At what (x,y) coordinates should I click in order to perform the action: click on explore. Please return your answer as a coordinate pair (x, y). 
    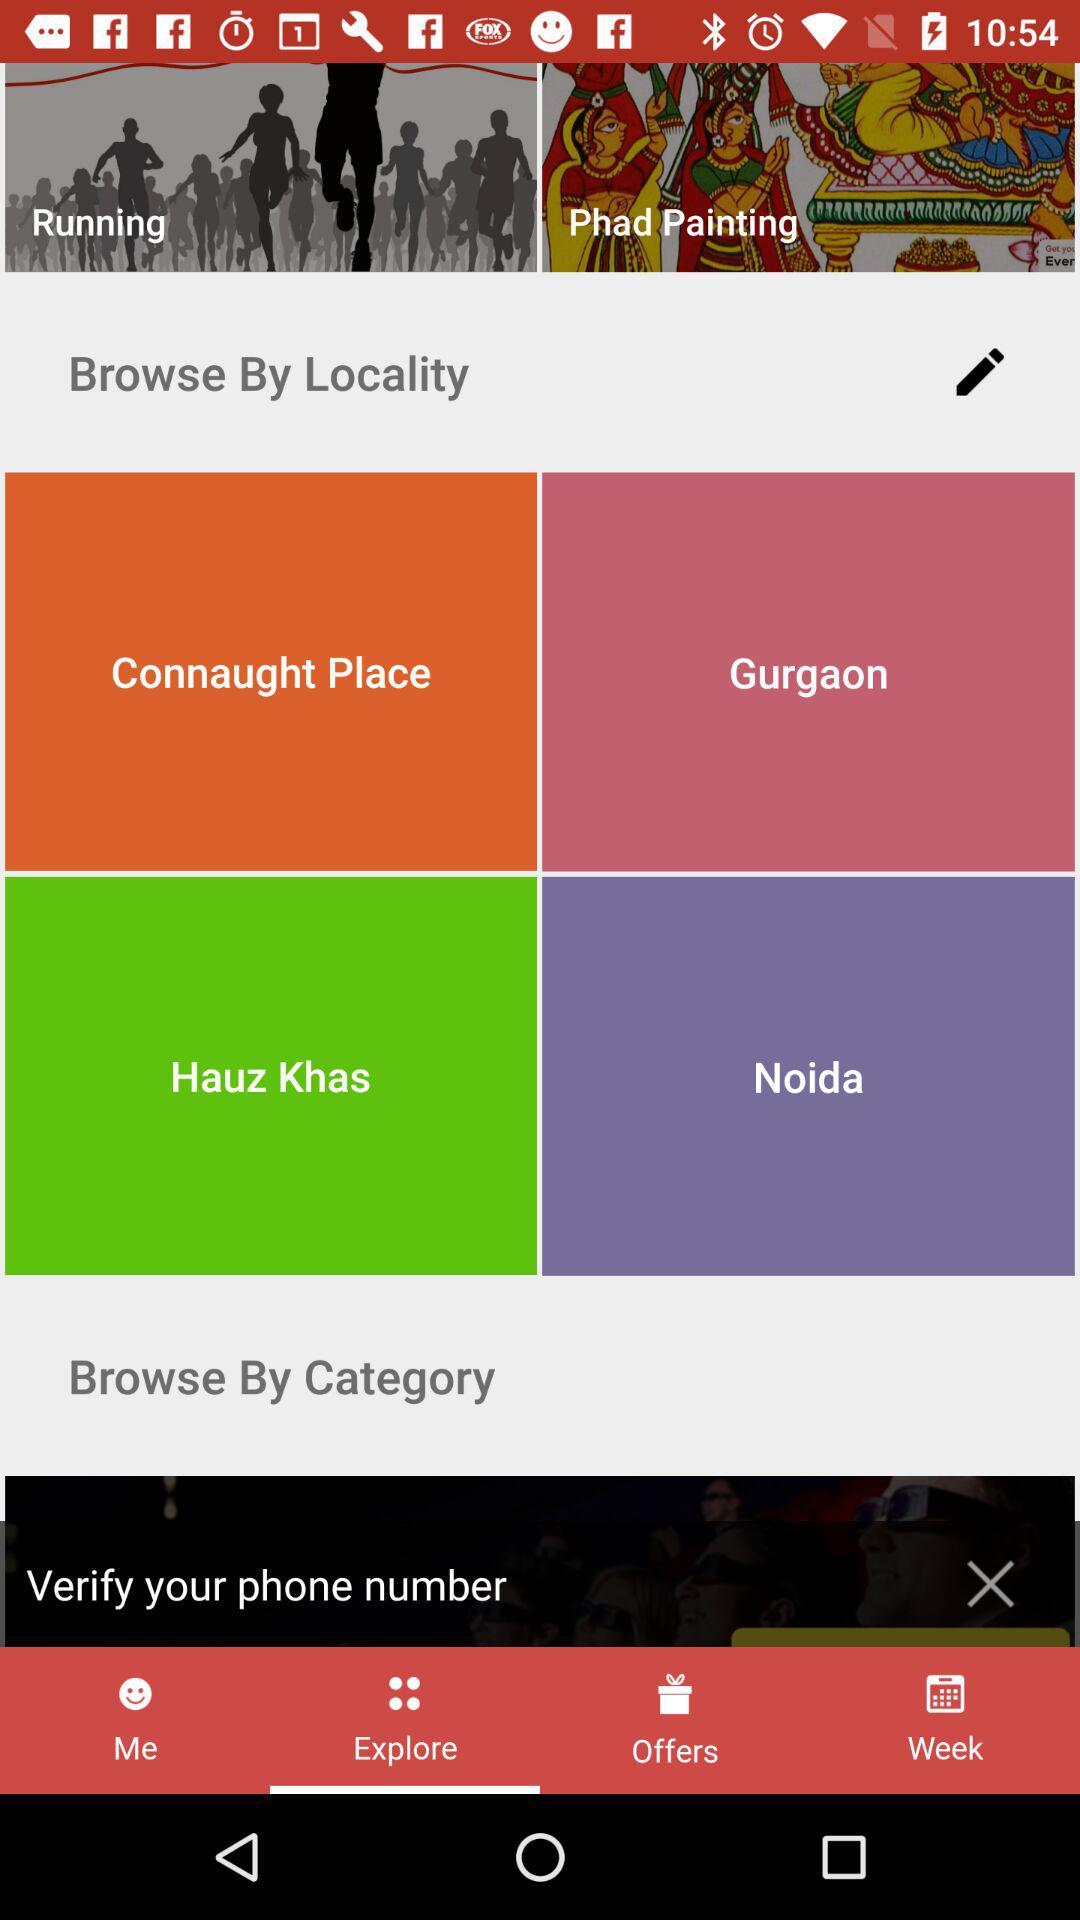
    Looking at the image, I should click on (405, 1719).